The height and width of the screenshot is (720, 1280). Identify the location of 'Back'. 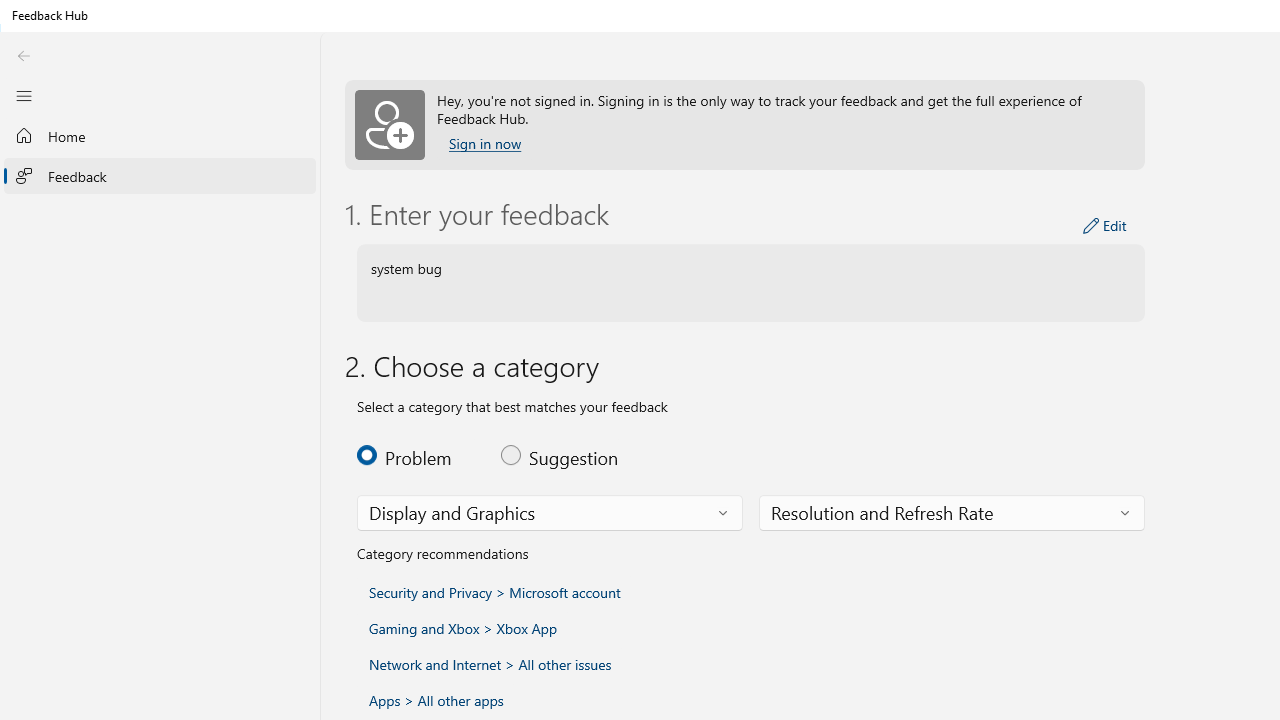
(23, 55).